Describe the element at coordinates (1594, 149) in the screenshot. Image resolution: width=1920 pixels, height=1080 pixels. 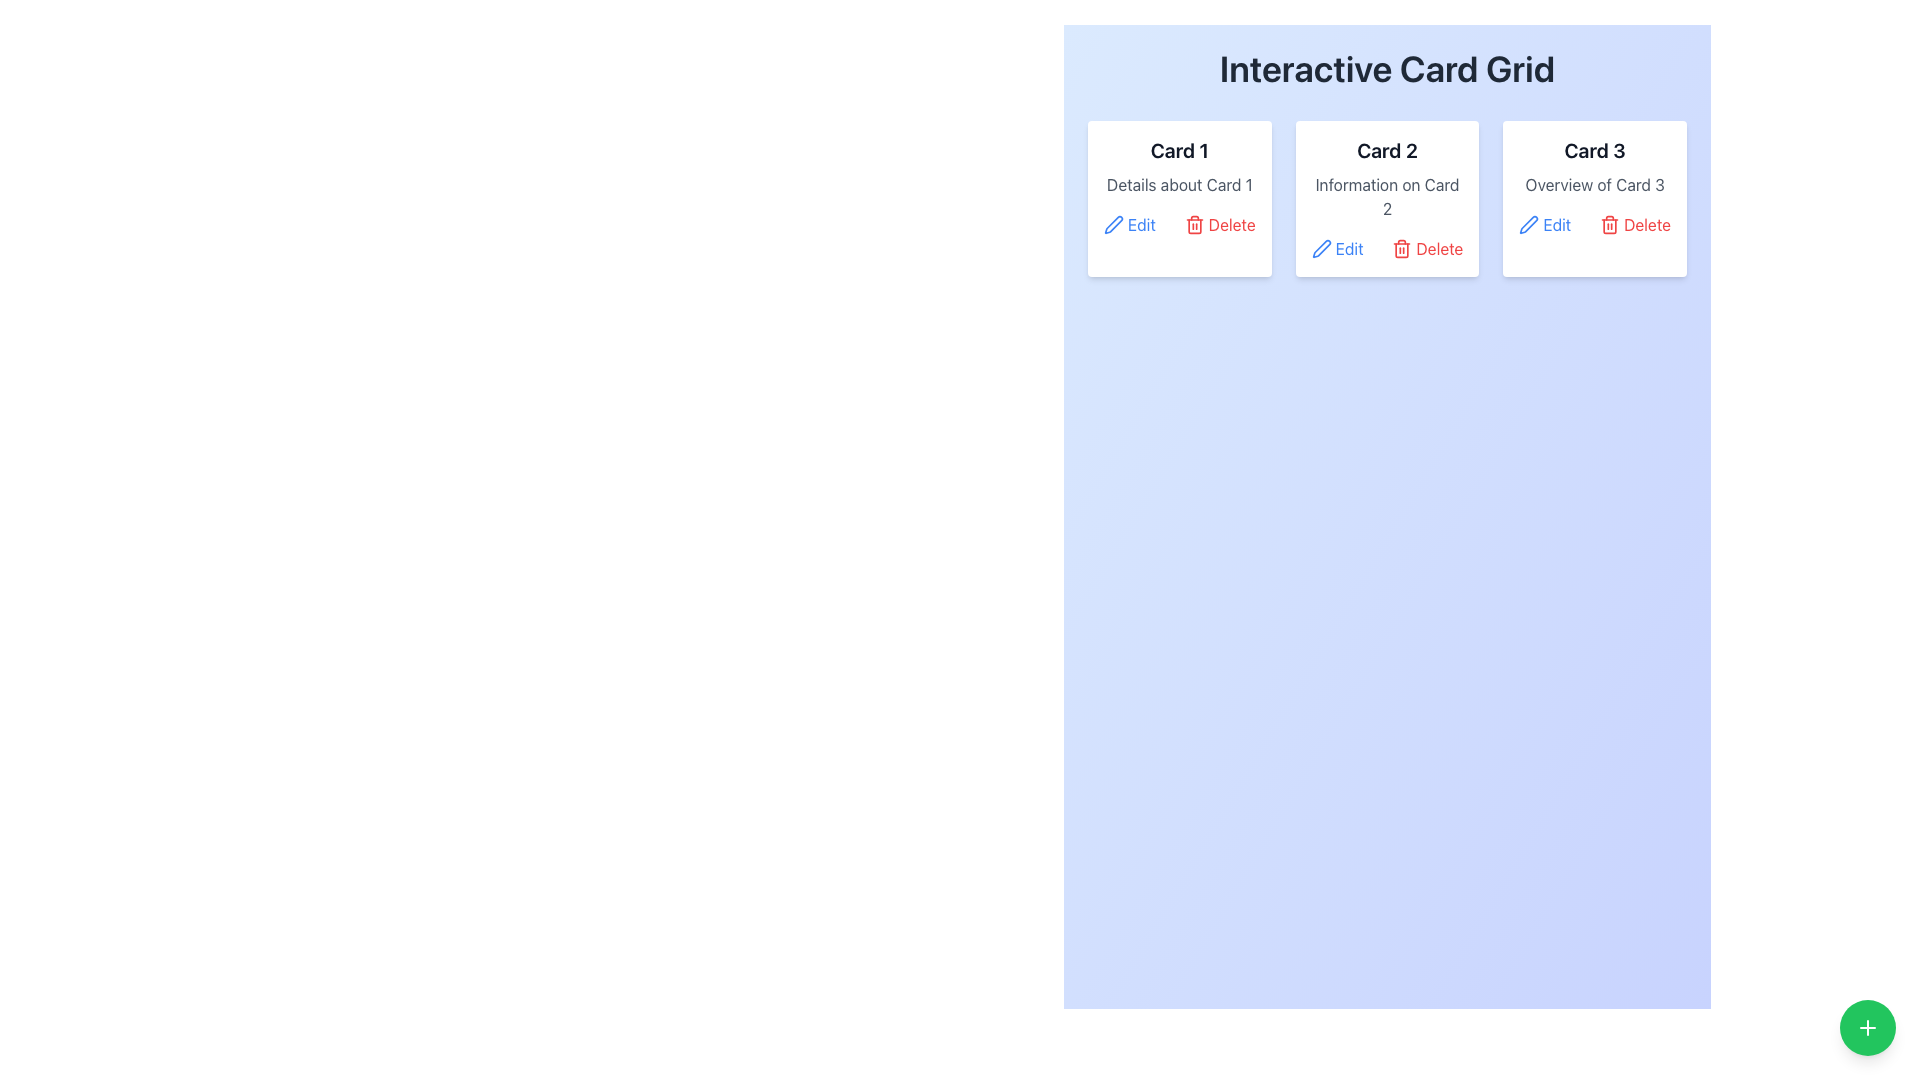
I see `the text label displaying 'Card 3', which is prominently styled with a larger font size and bold weight, located in the top section of the card in the third column of a grid` at that location.